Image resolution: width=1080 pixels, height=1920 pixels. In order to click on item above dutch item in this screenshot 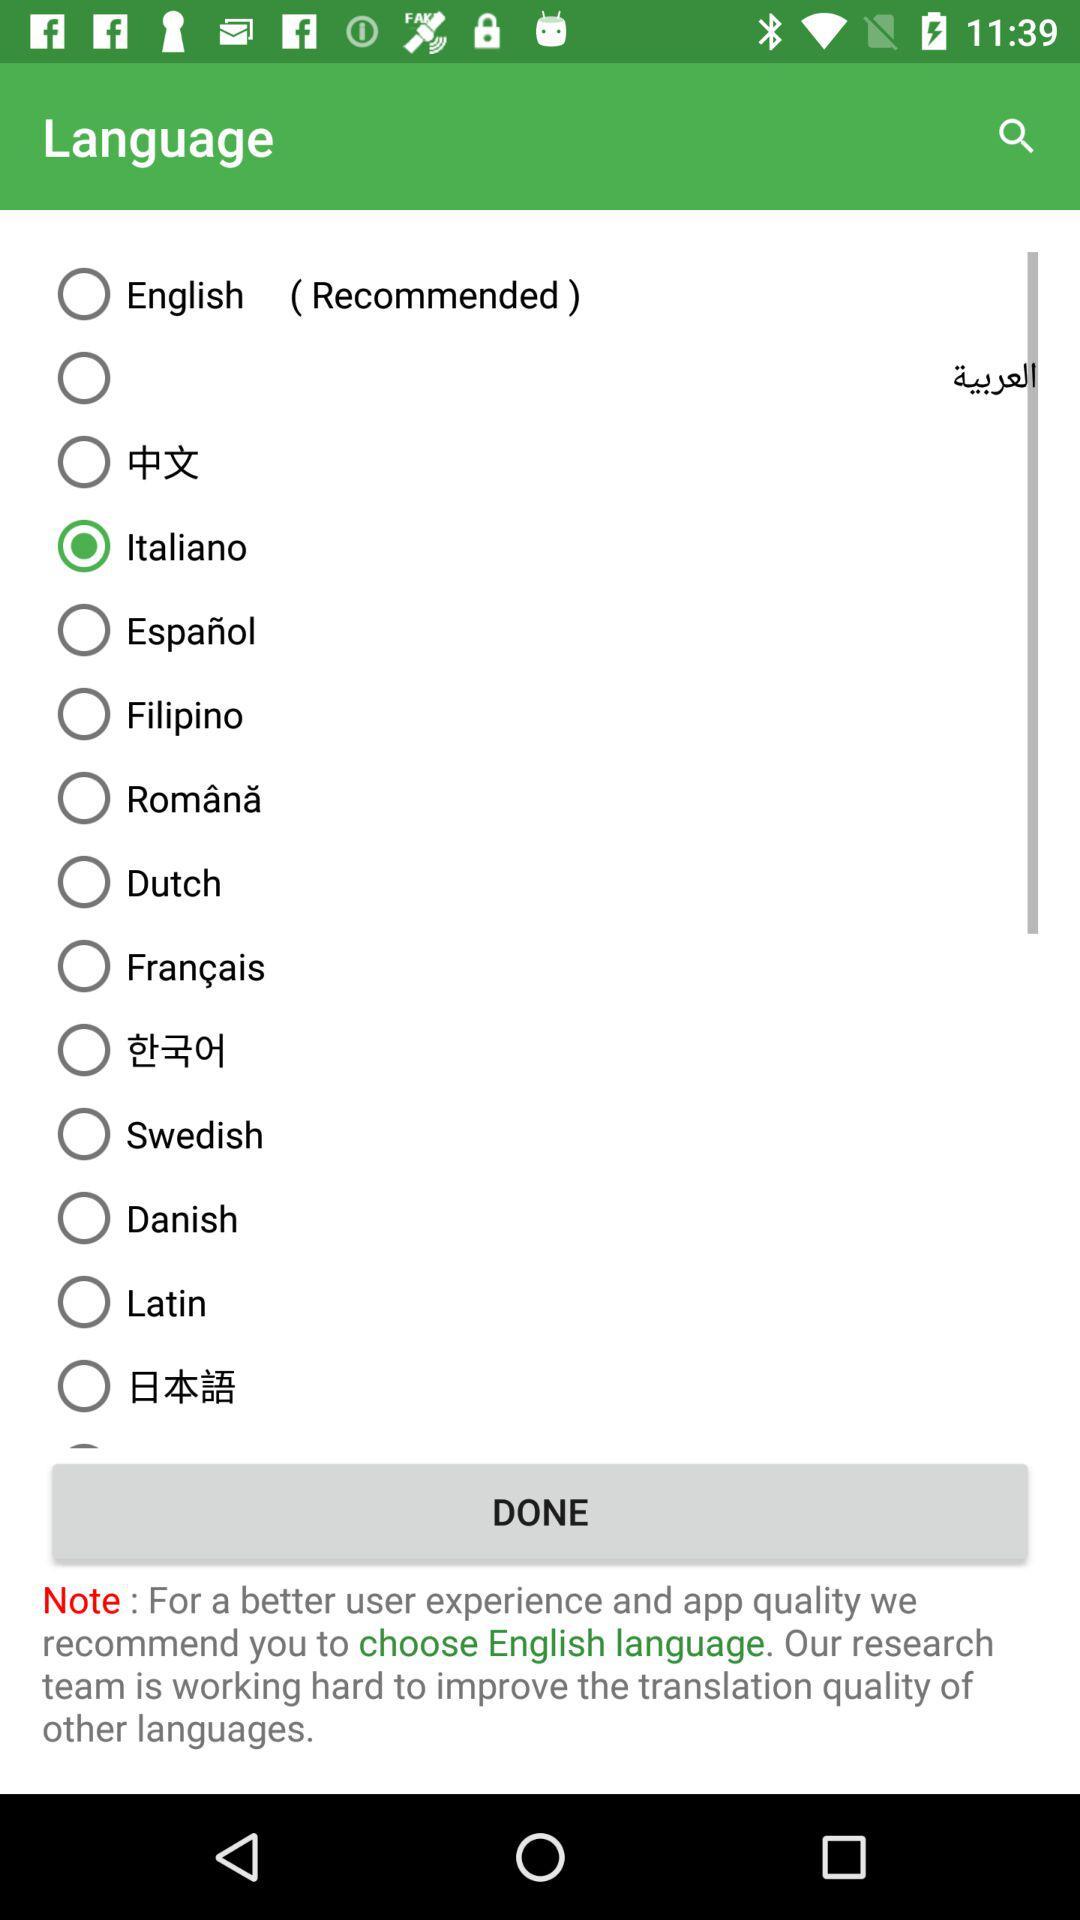, I will do `click(540, 796)`.